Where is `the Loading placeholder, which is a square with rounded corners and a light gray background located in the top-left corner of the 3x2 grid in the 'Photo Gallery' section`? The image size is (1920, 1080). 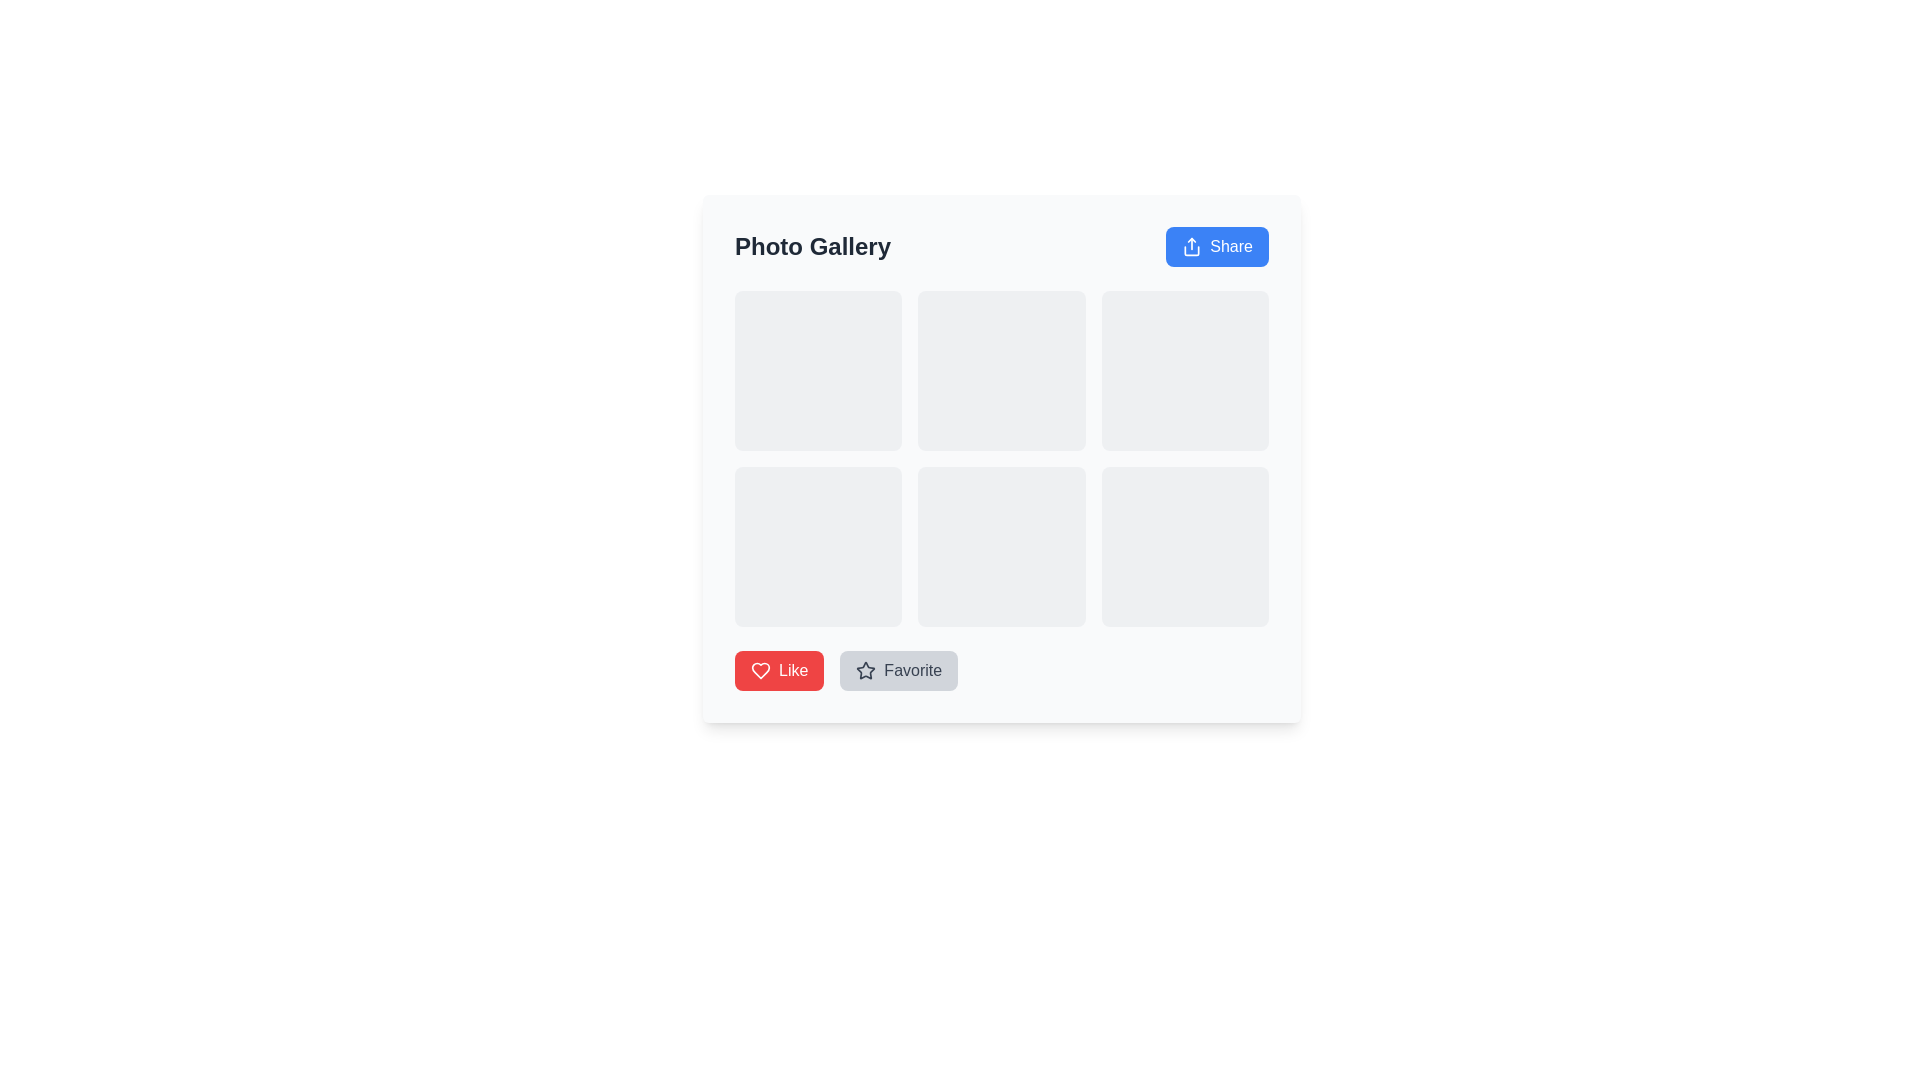
the Loading placeholder, which is a square with rounded corners and a light gray background located in the top-left corner of the 3x2 grid in the 'Photo Gallery' section is located at coordinates (818, 370).